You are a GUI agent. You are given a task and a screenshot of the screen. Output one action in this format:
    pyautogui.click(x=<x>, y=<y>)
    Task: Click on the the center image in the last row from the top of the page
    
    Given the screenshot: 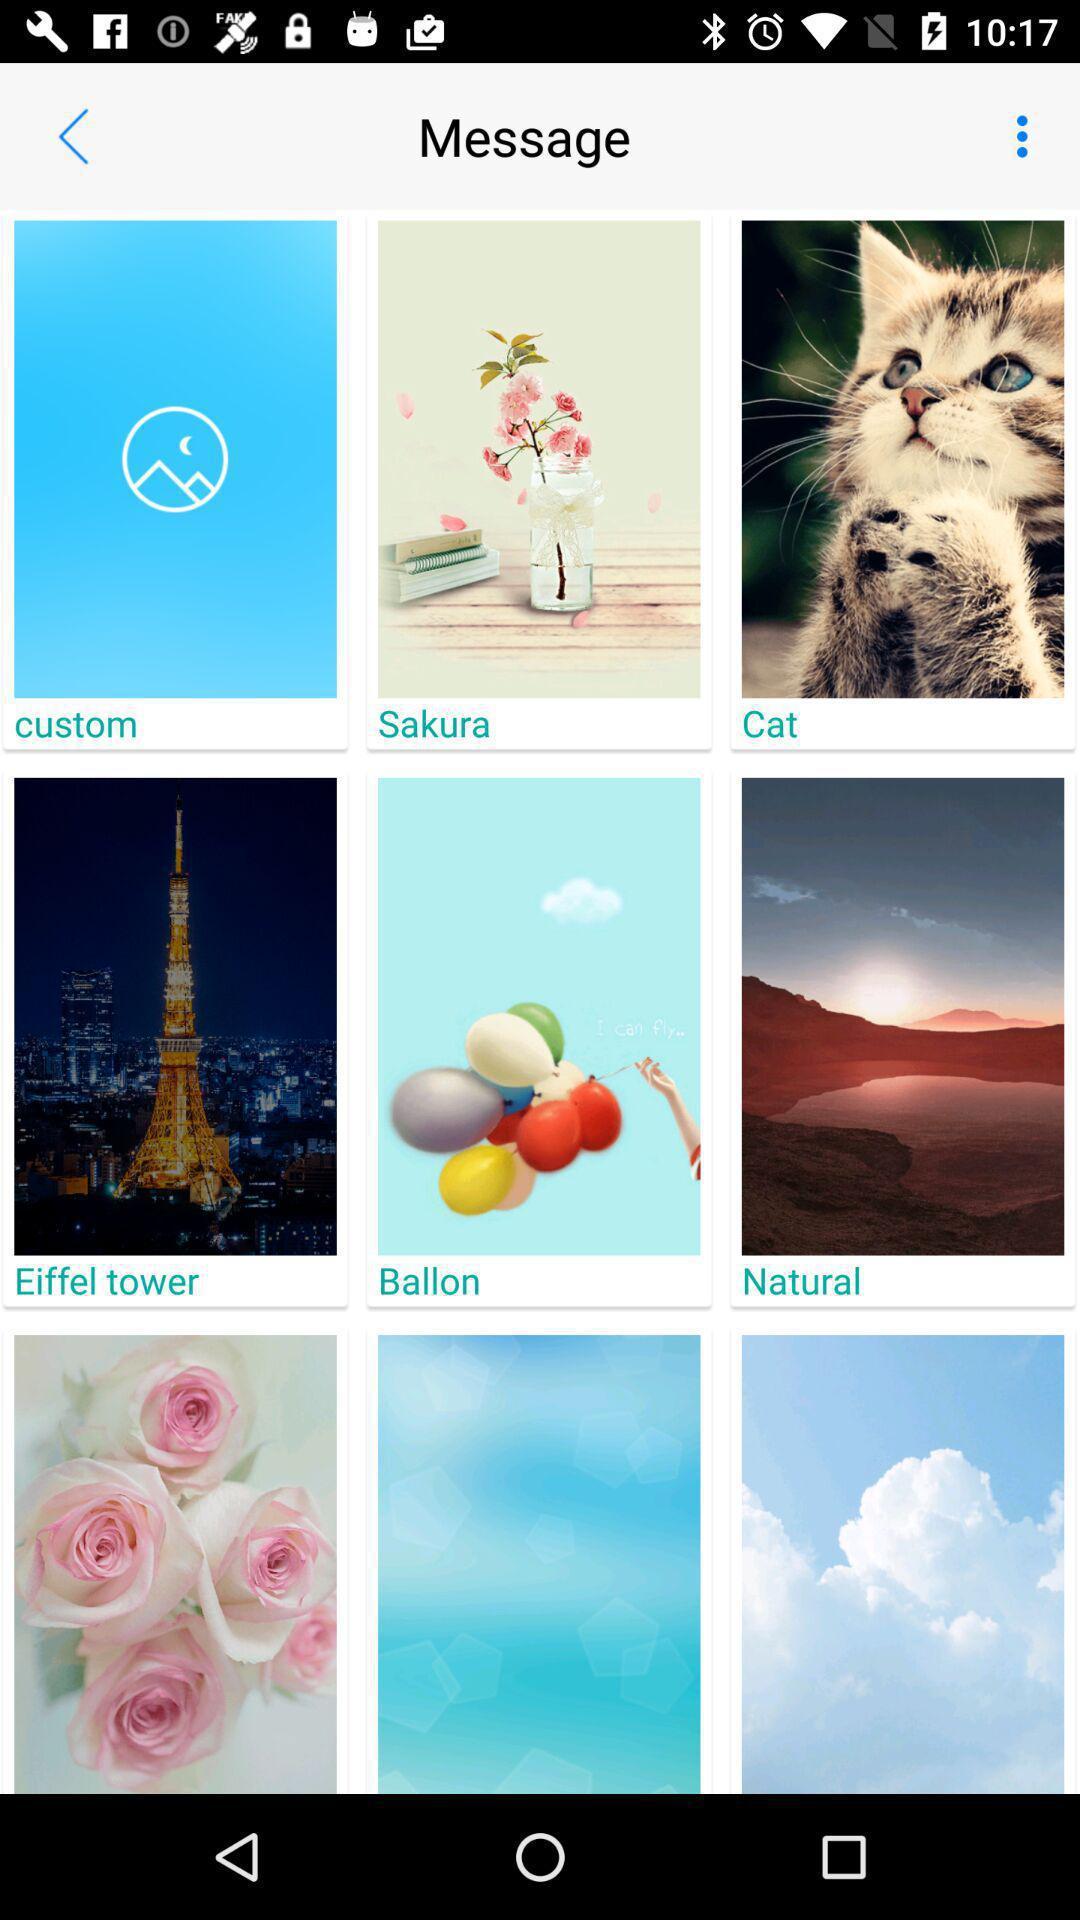 What is the action you would take?
    pyautogui.click(x=538, y=1563)
    